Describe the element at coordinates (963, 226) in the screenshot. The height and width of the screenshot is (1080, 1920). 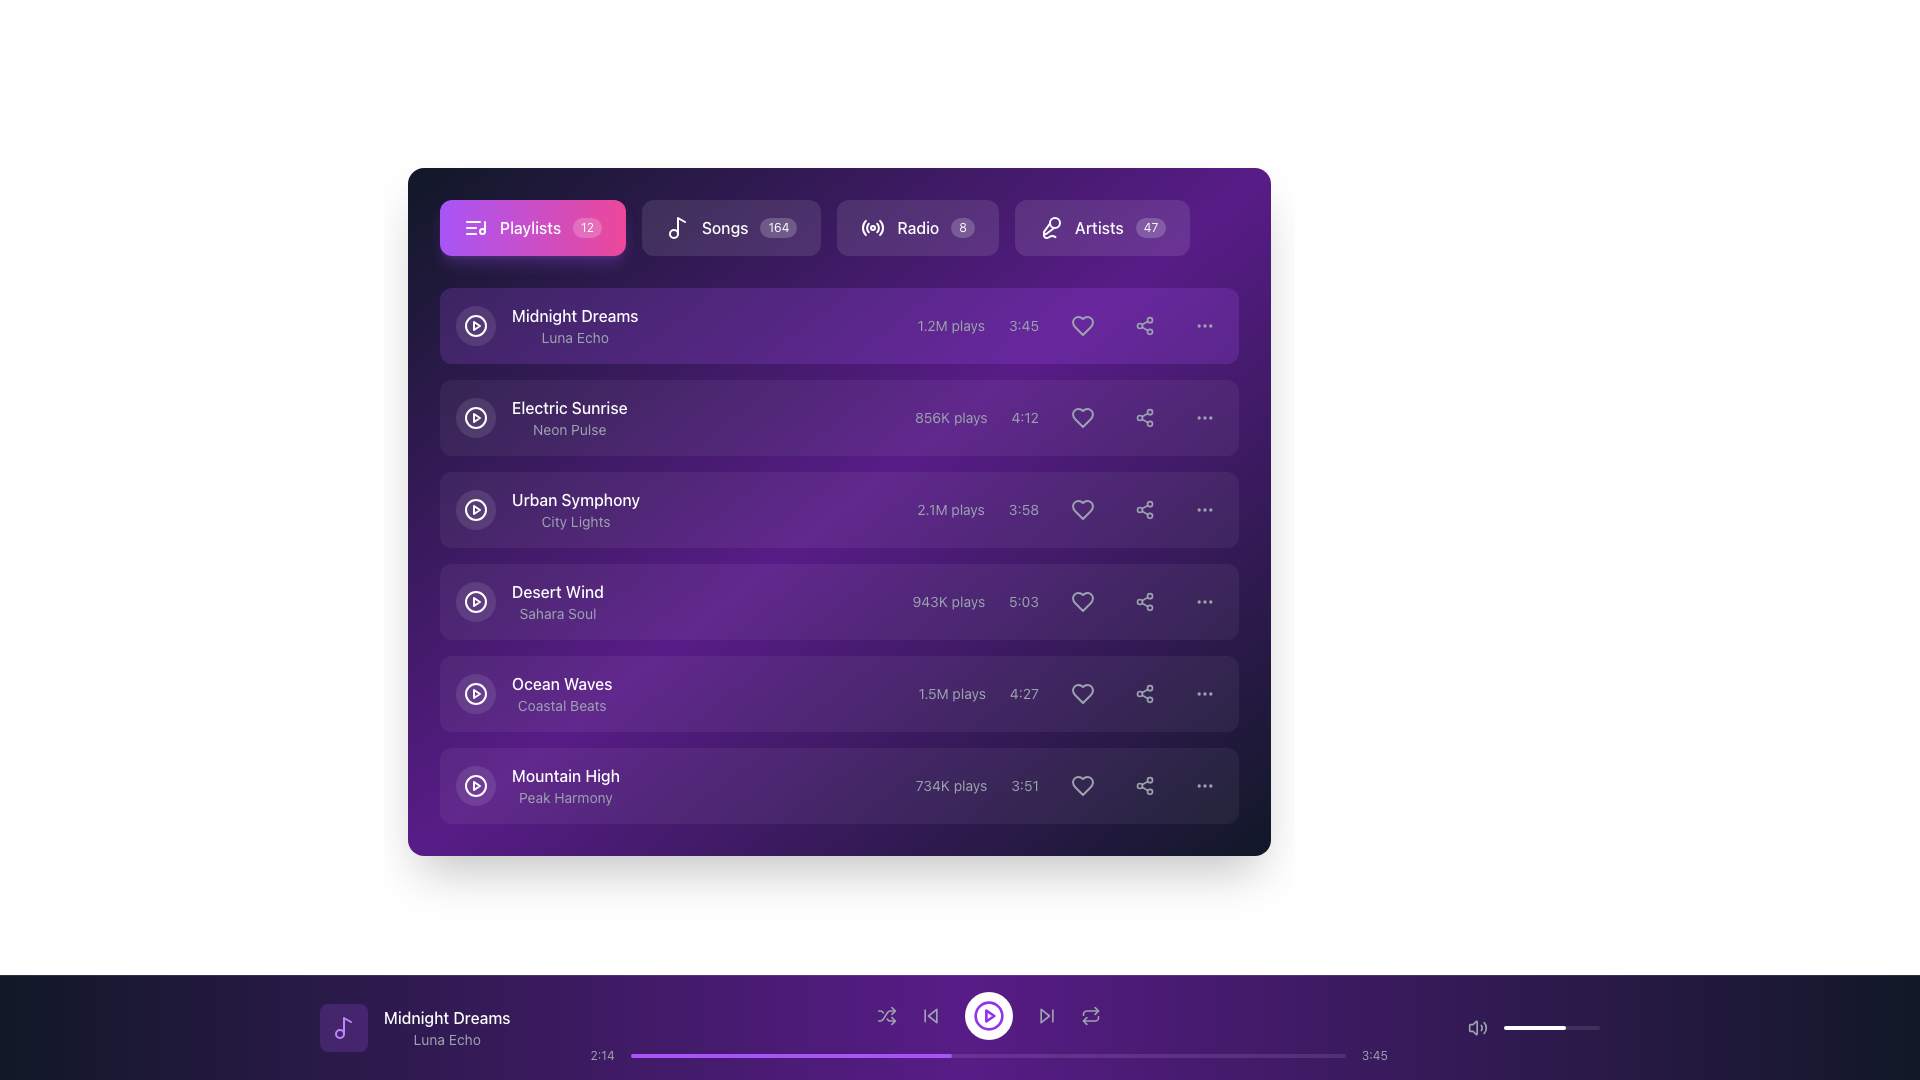
I see `the Counter badge indicating the number of items or updates available for the 'Radio' section, positioned to the right of the 'Radio' text` at that location.